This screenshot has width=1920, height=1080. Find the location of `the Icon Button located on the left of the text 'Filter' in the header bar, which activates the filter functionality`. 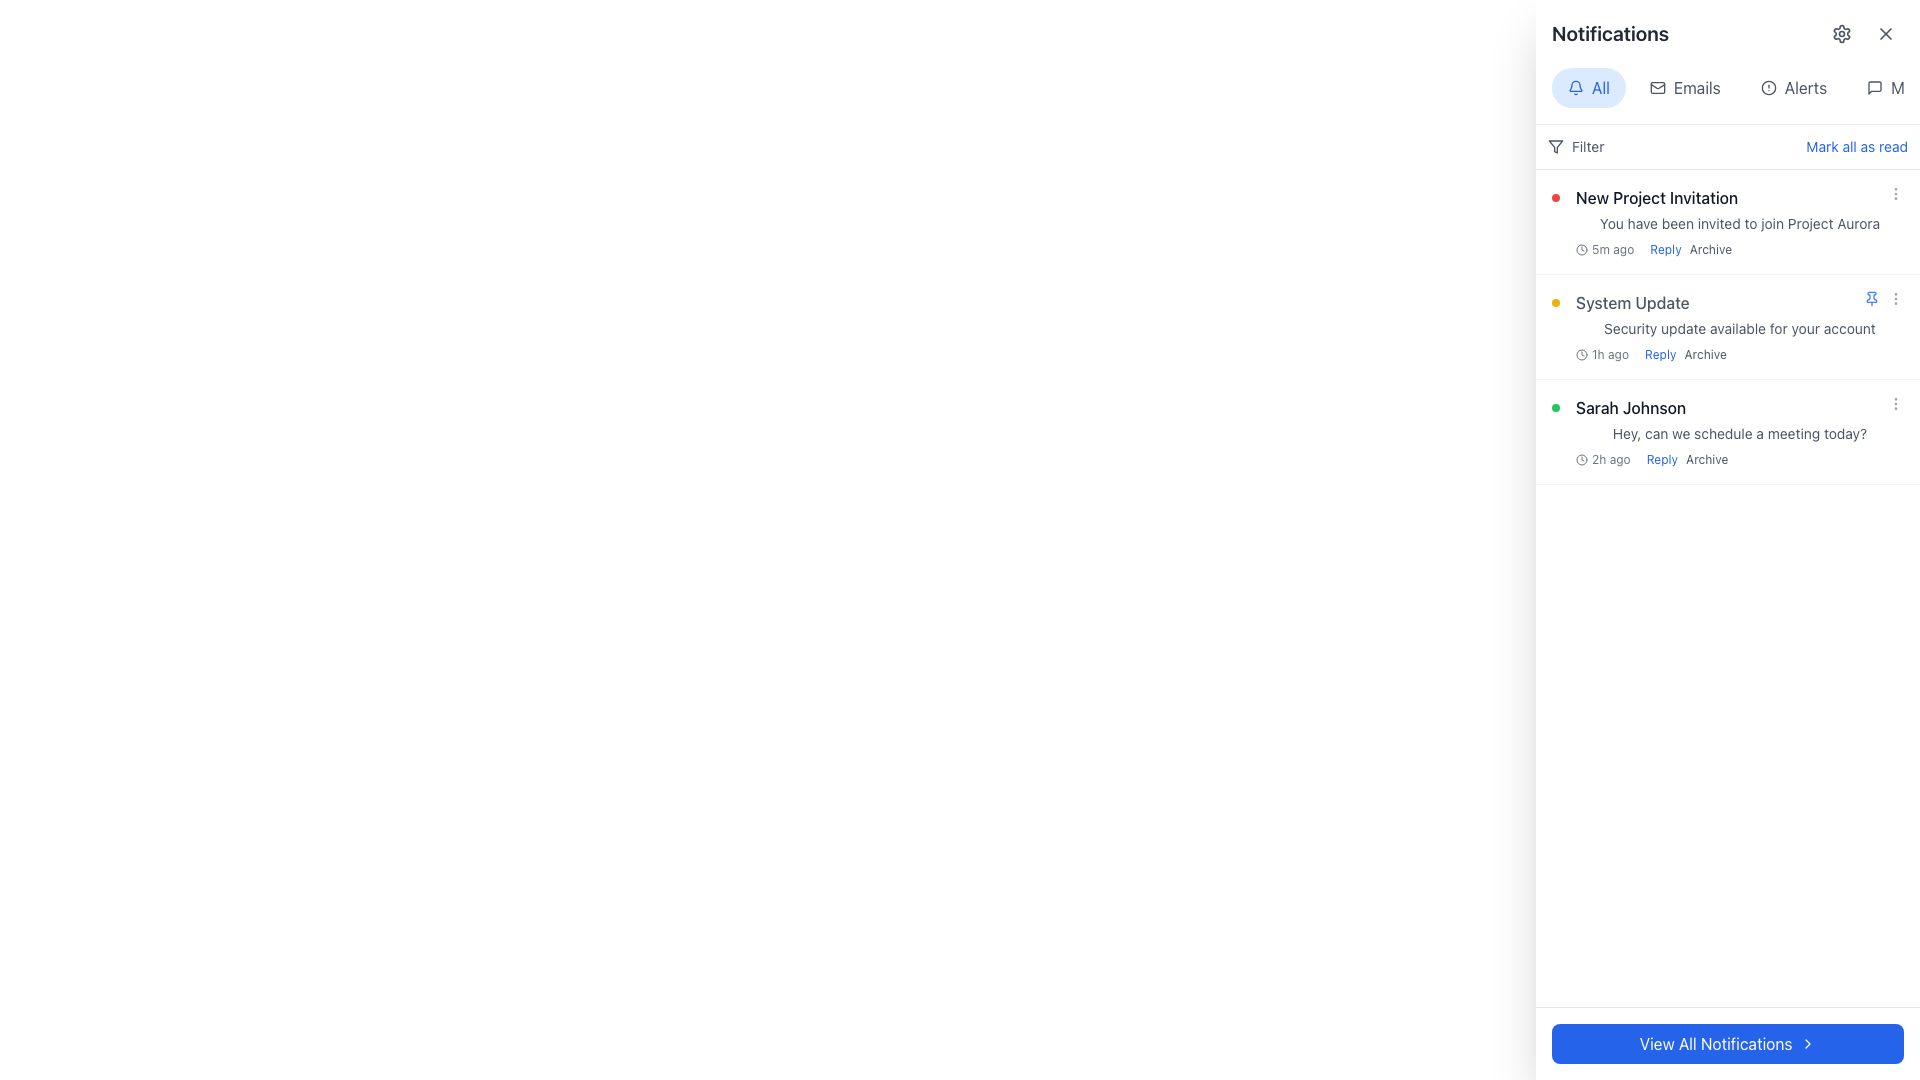

the Icon Button located on the left of the text 'Filter' in the header bar, which activates the filter functionality is located at coordinates (1554, 145).